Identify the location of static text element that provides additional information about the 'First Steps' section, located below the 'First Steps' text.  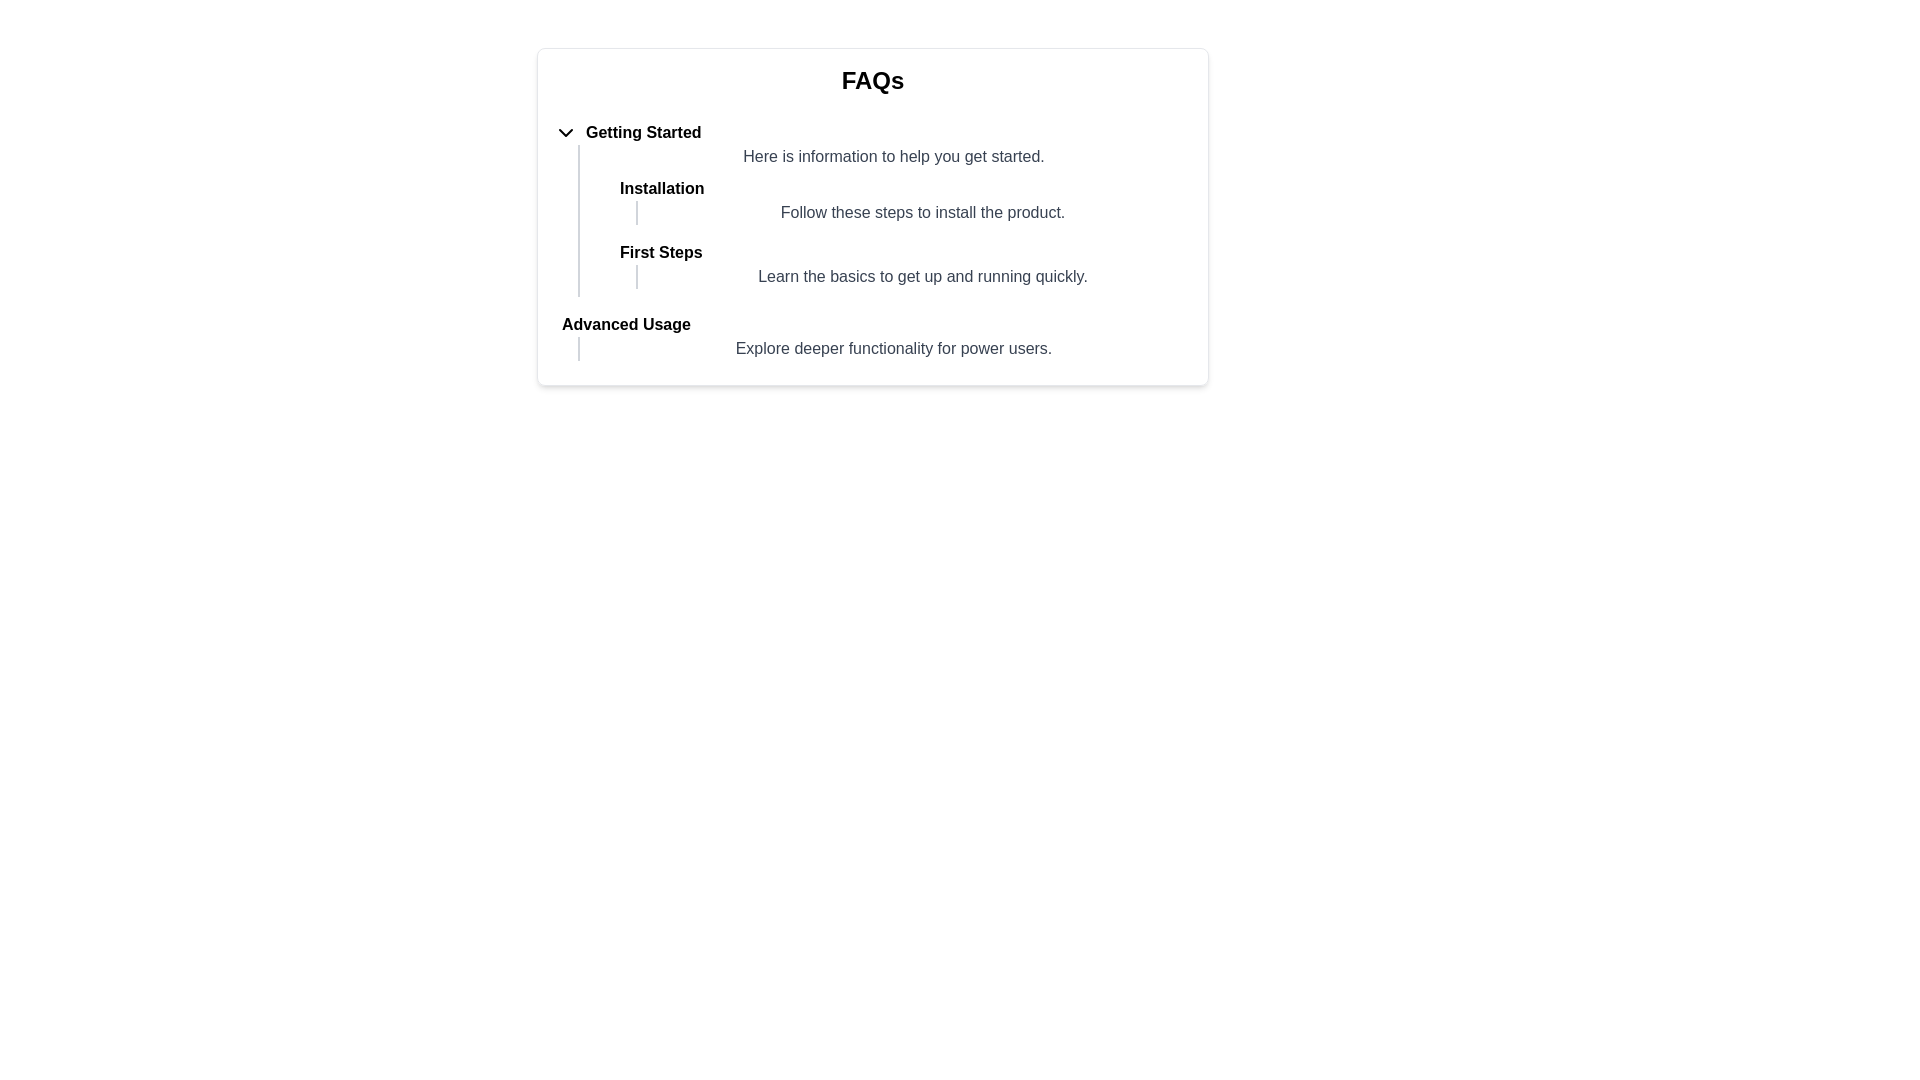
(912, 277).